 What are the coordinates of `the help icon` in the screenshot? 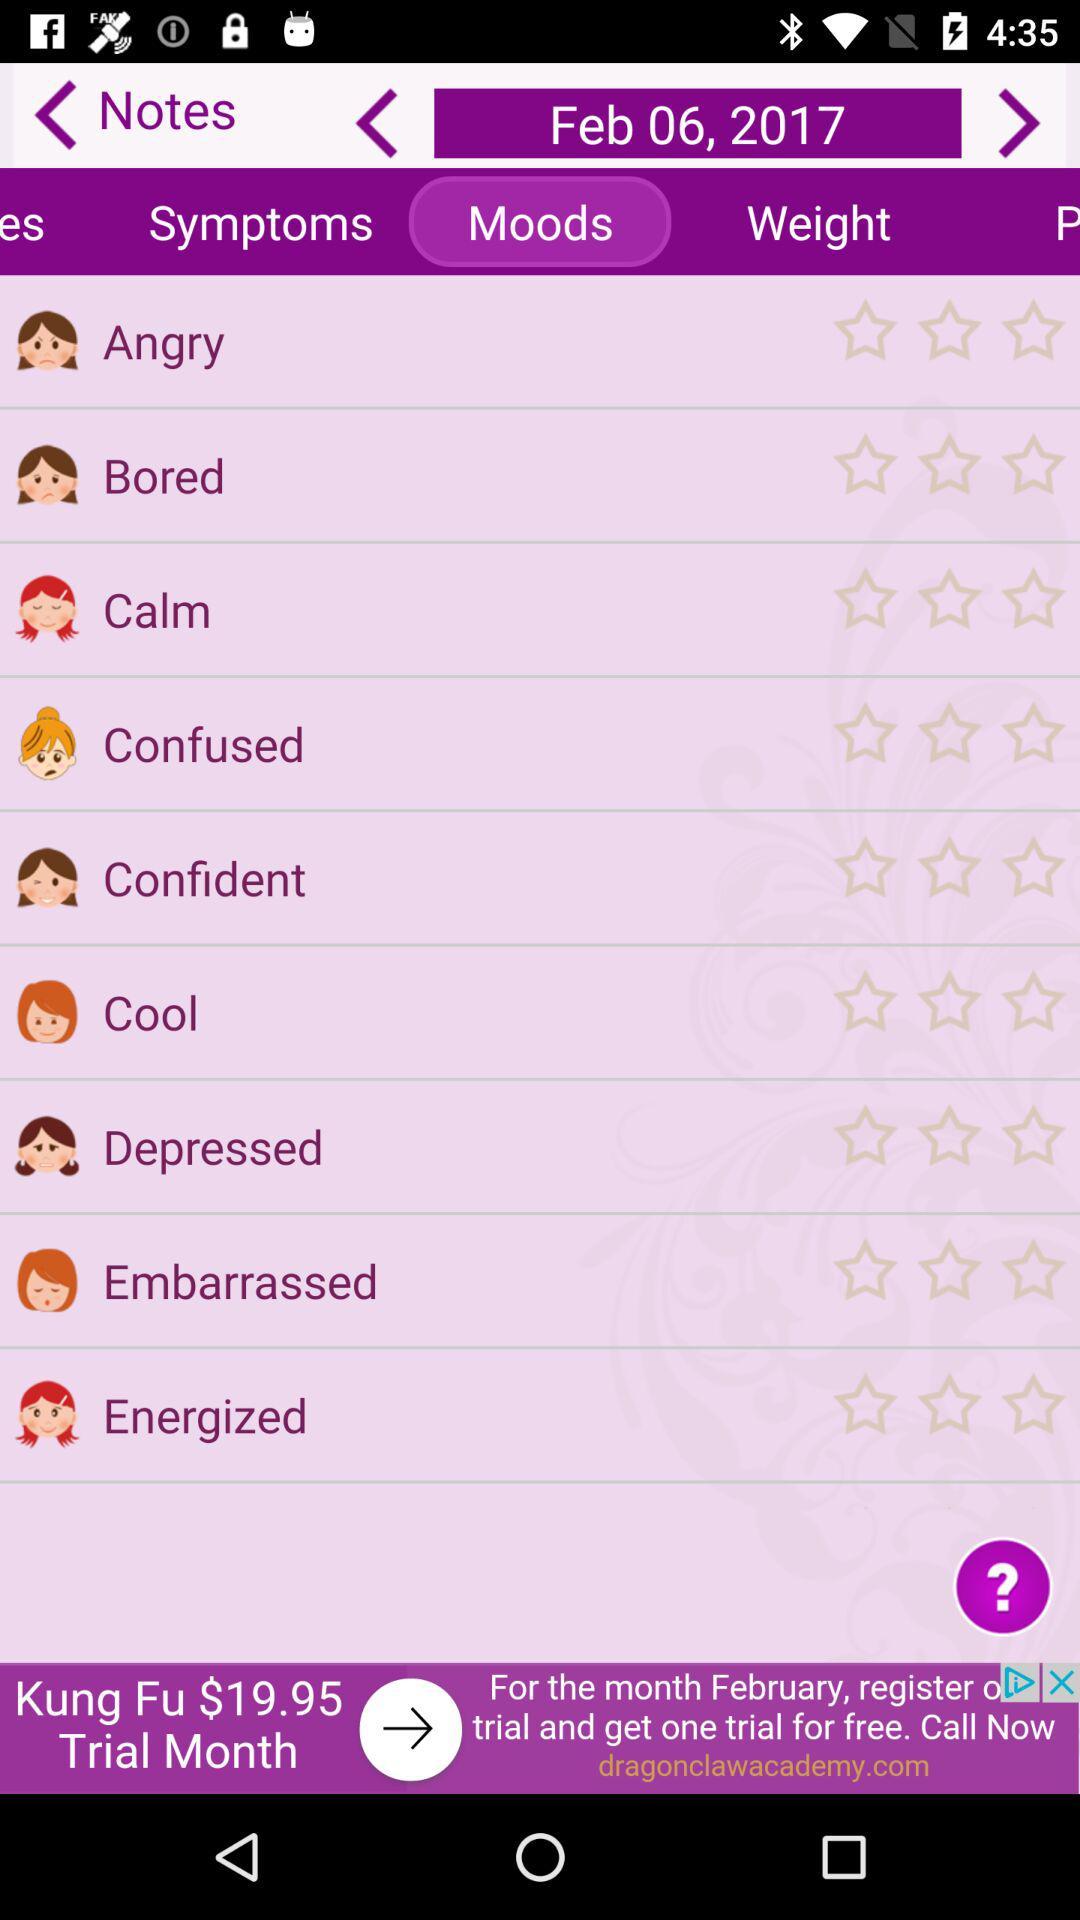 It's located at (1003, 1584).